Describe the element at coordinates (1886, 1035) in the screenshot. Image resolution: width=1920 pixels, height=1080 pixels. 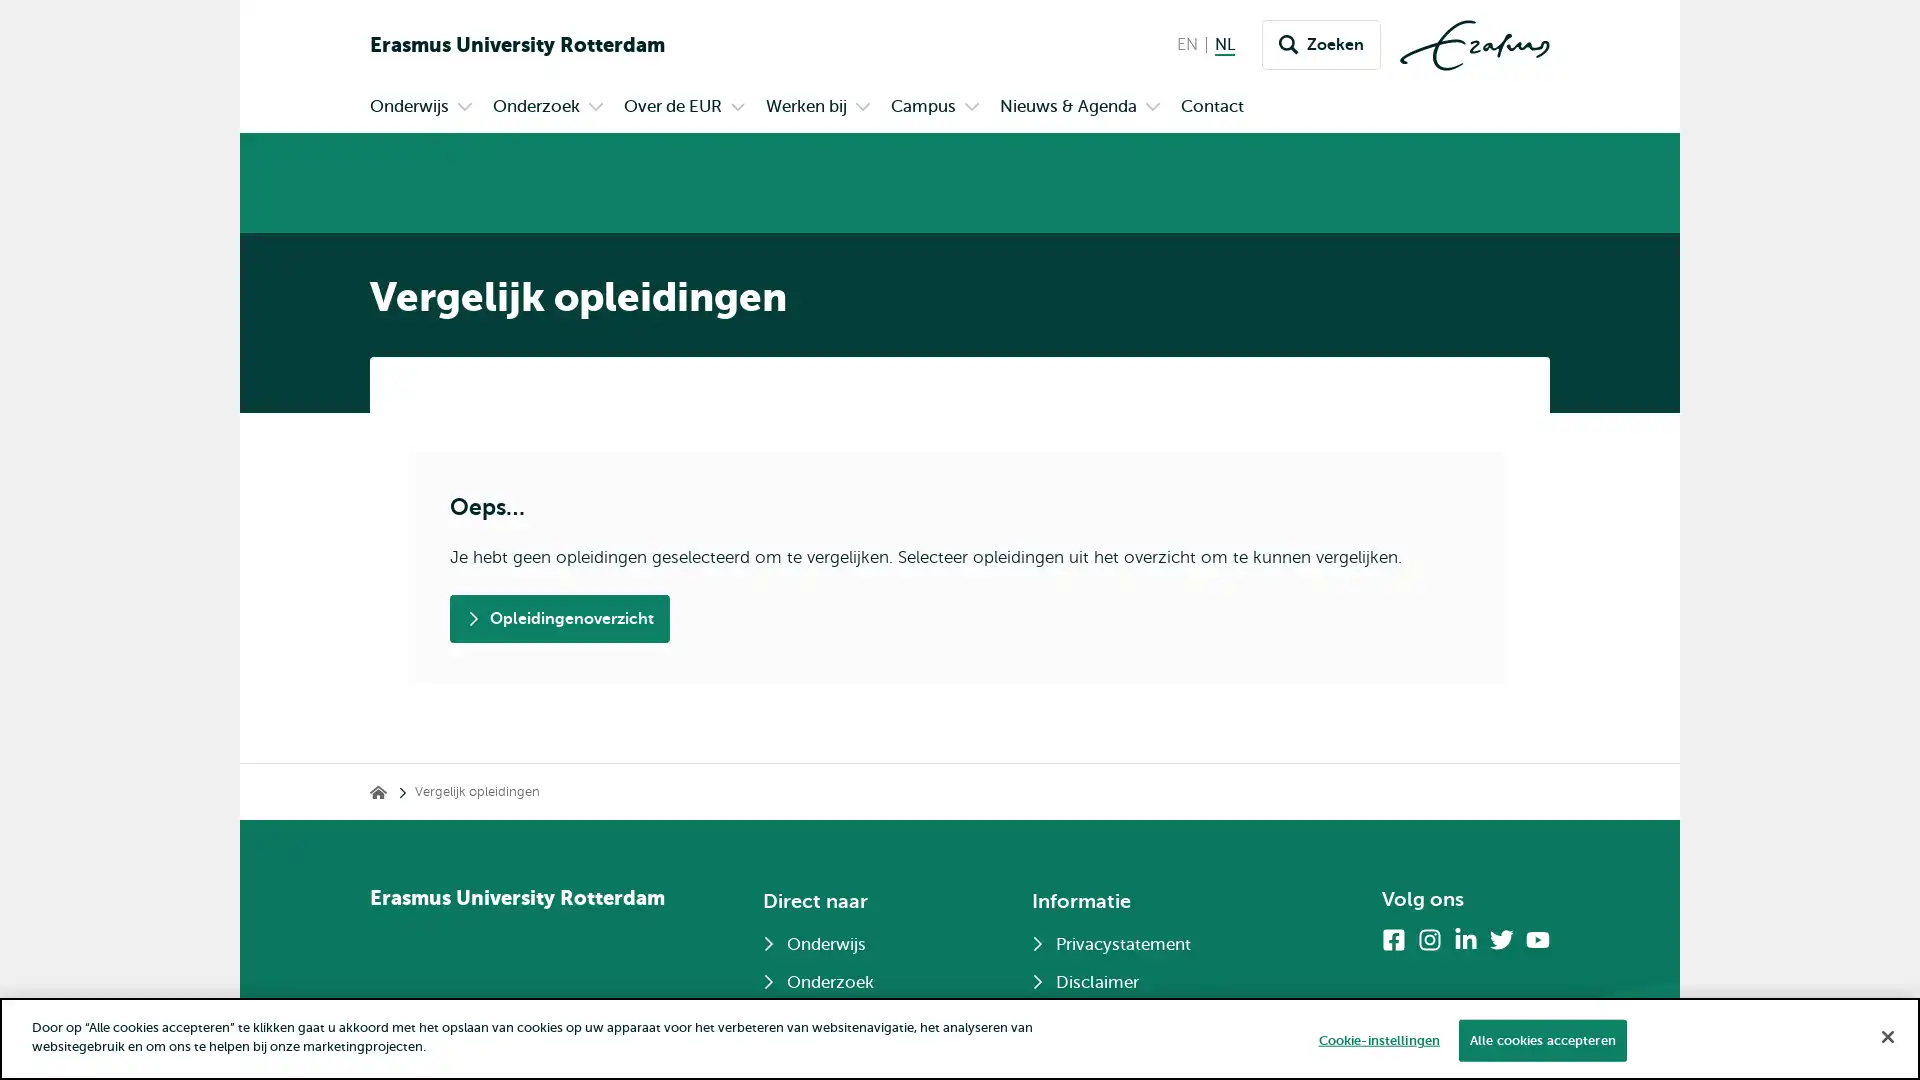
I see `Sluiten` at that location.